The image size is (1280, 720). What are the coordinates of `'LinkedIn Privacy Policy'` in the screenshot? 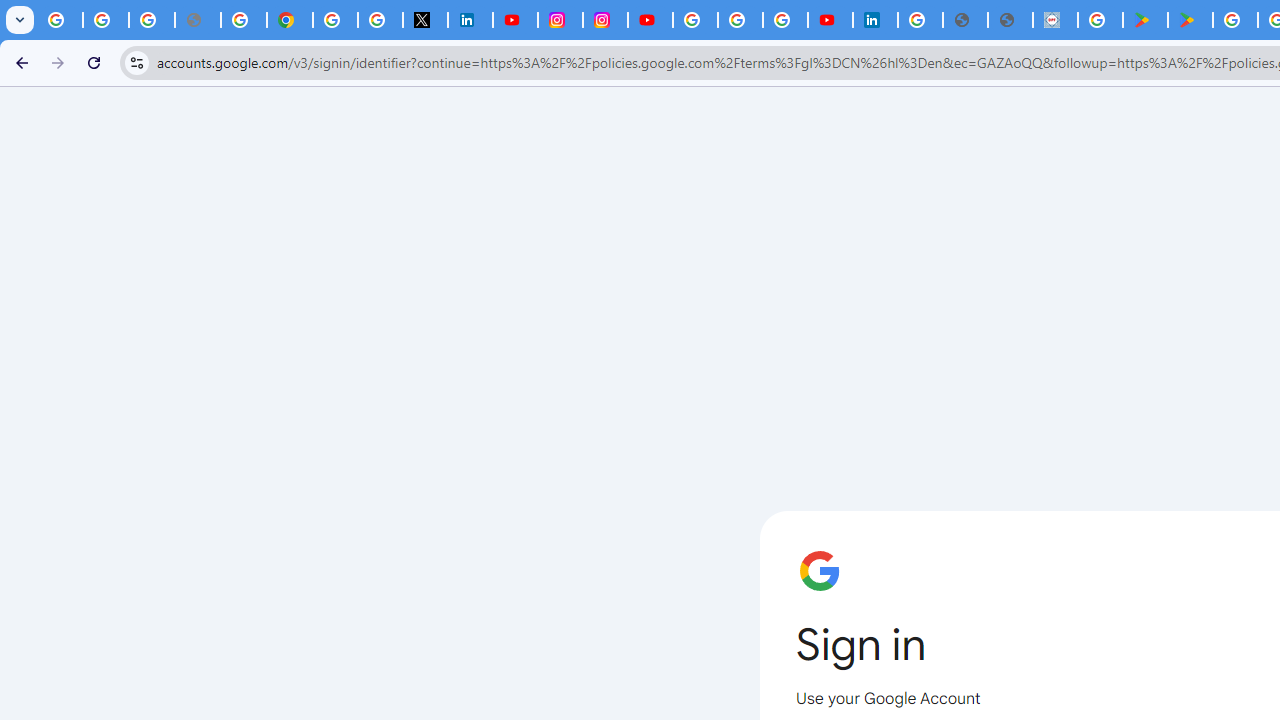 It's located at (469, 20).